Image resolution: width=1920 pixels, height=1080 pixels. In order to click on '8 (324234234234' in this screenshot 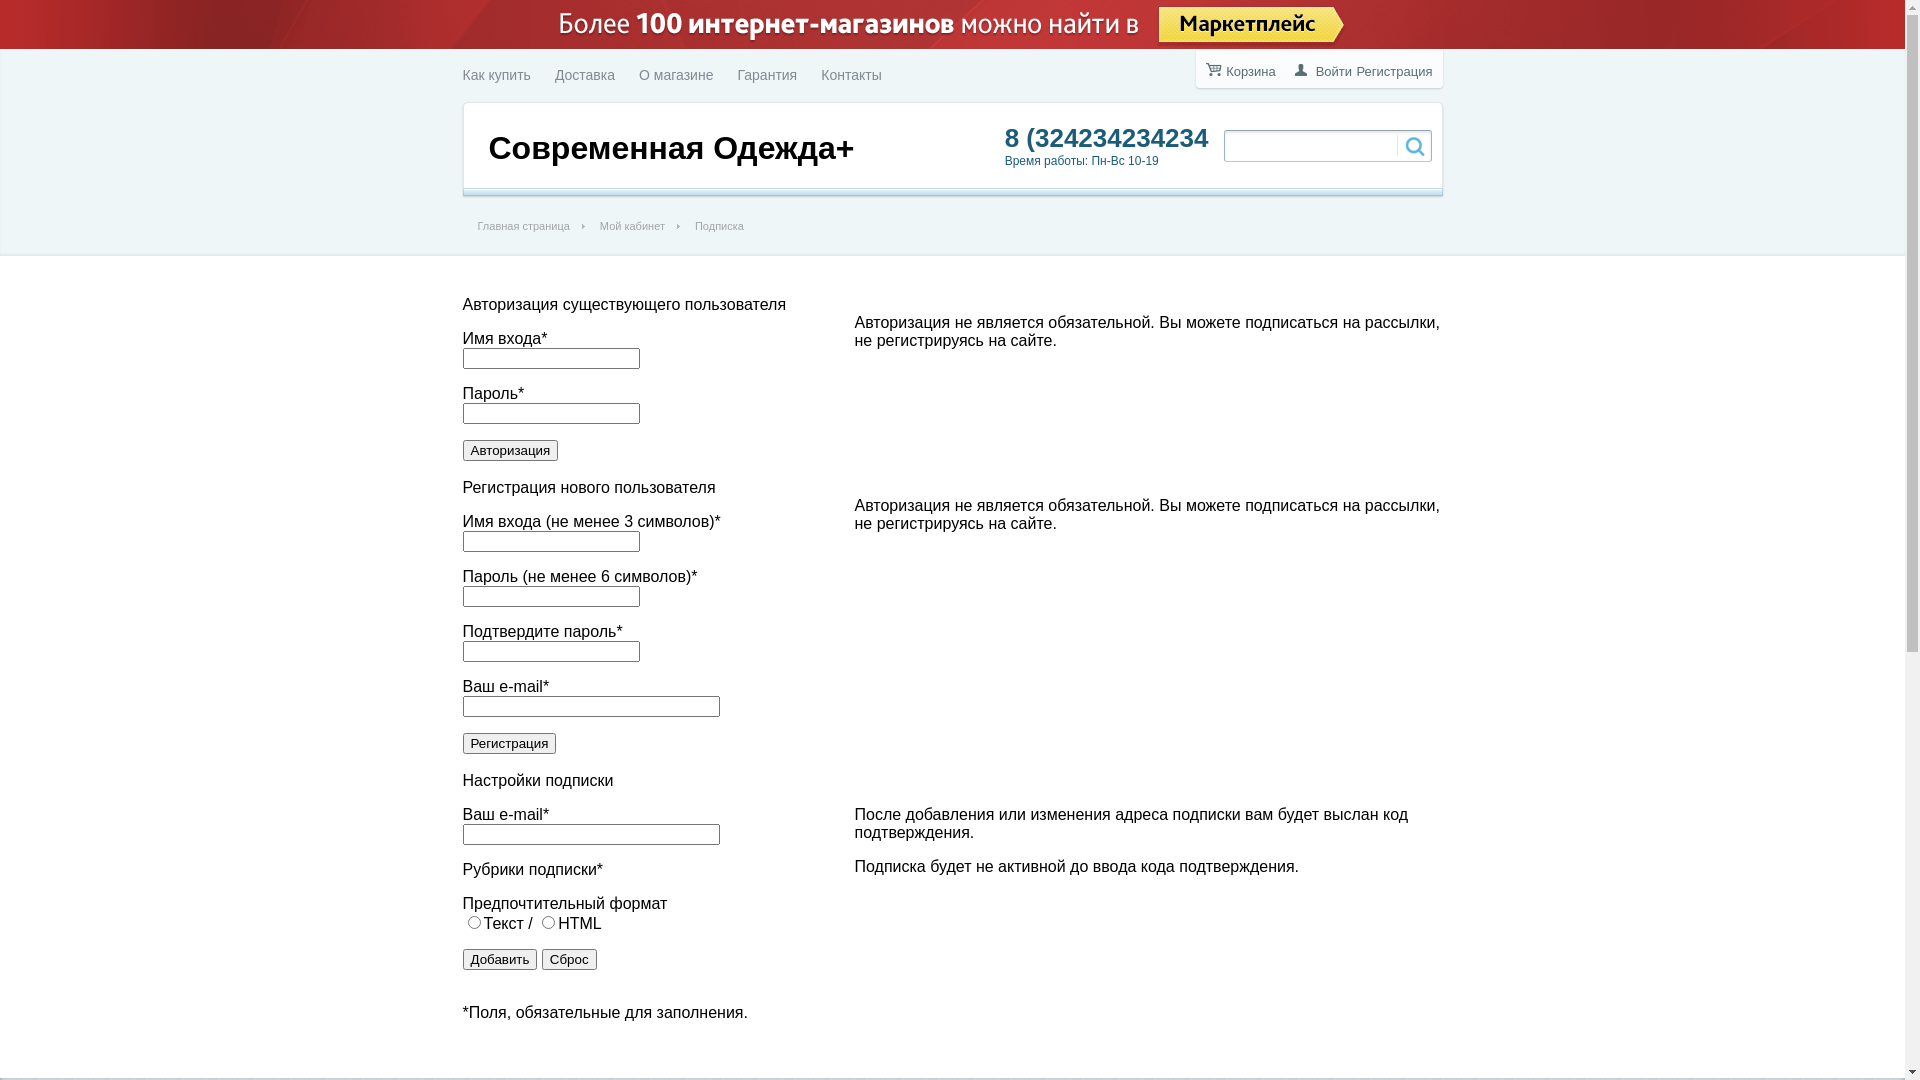, I will do `click(1106, 137)`.